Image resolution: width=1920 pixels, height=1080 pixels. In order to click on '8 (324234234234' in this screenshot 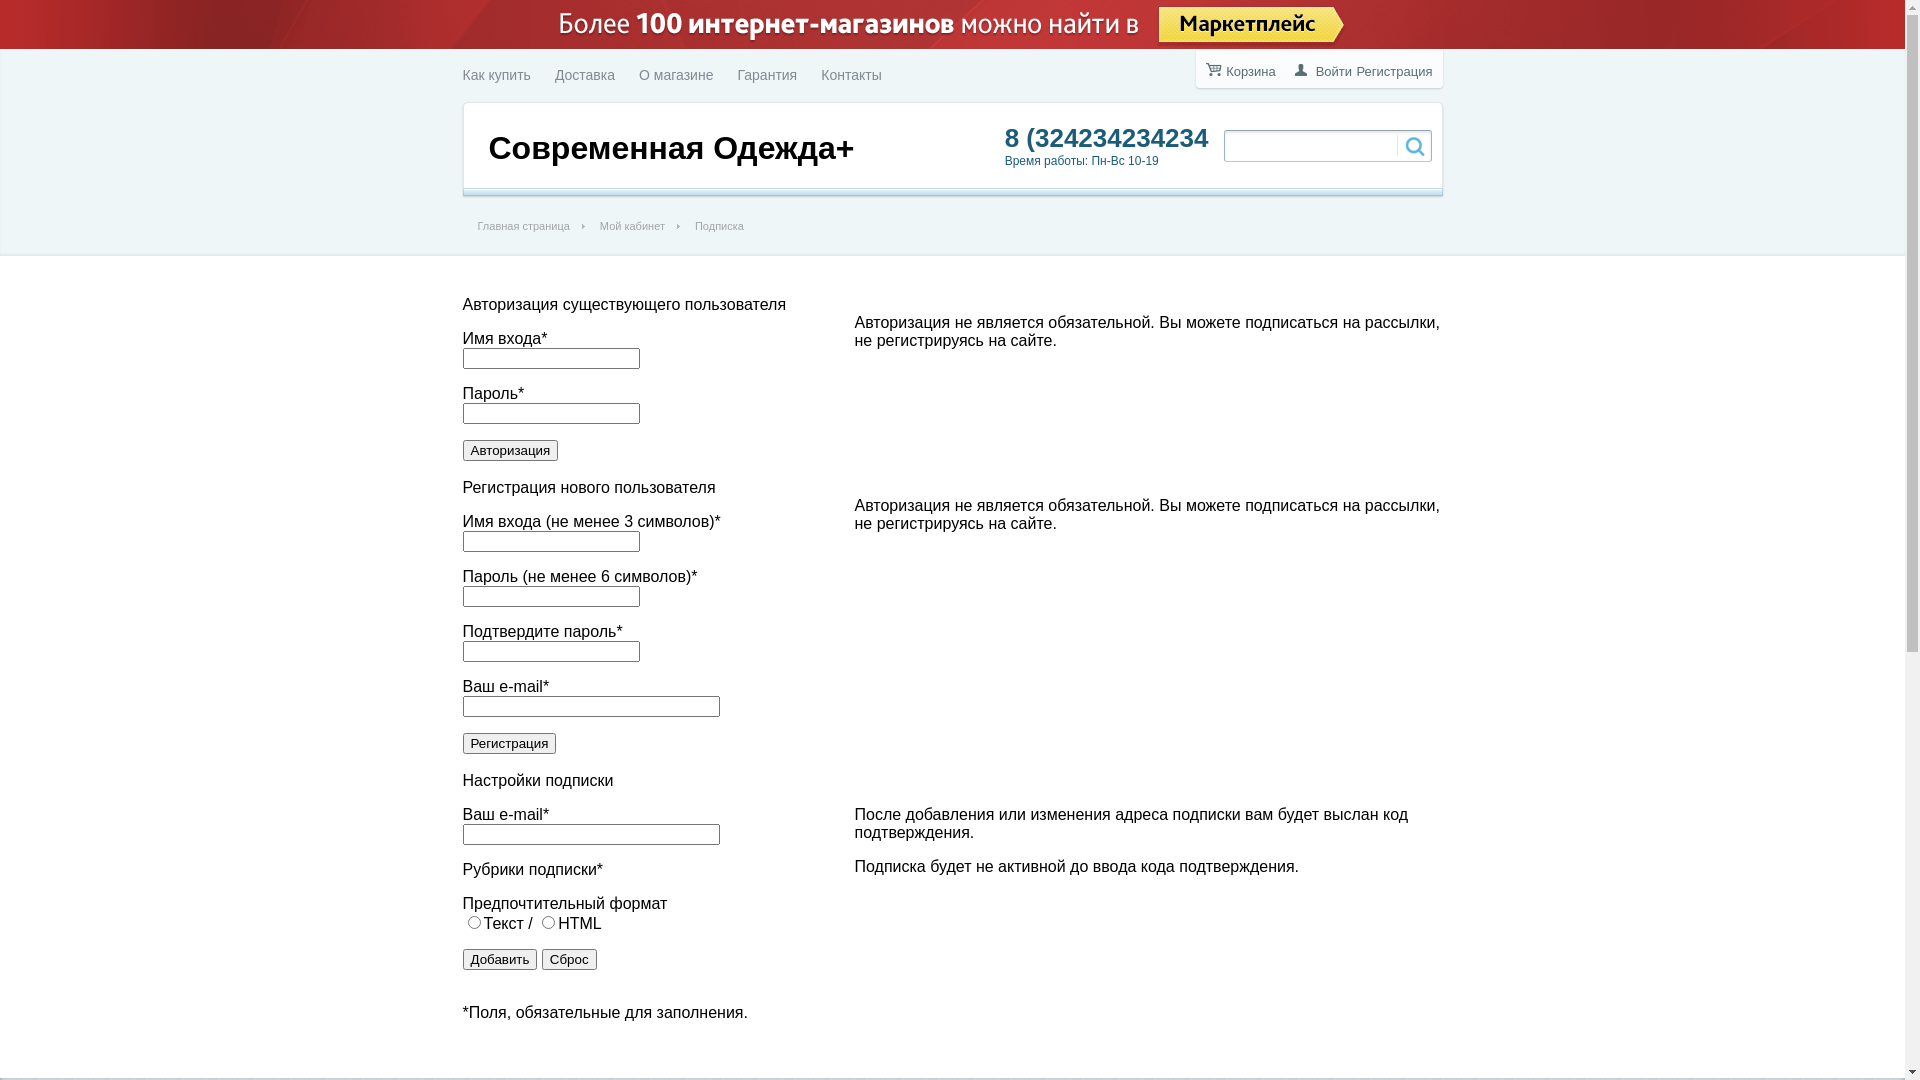, I will do `click(1106, 137)`.